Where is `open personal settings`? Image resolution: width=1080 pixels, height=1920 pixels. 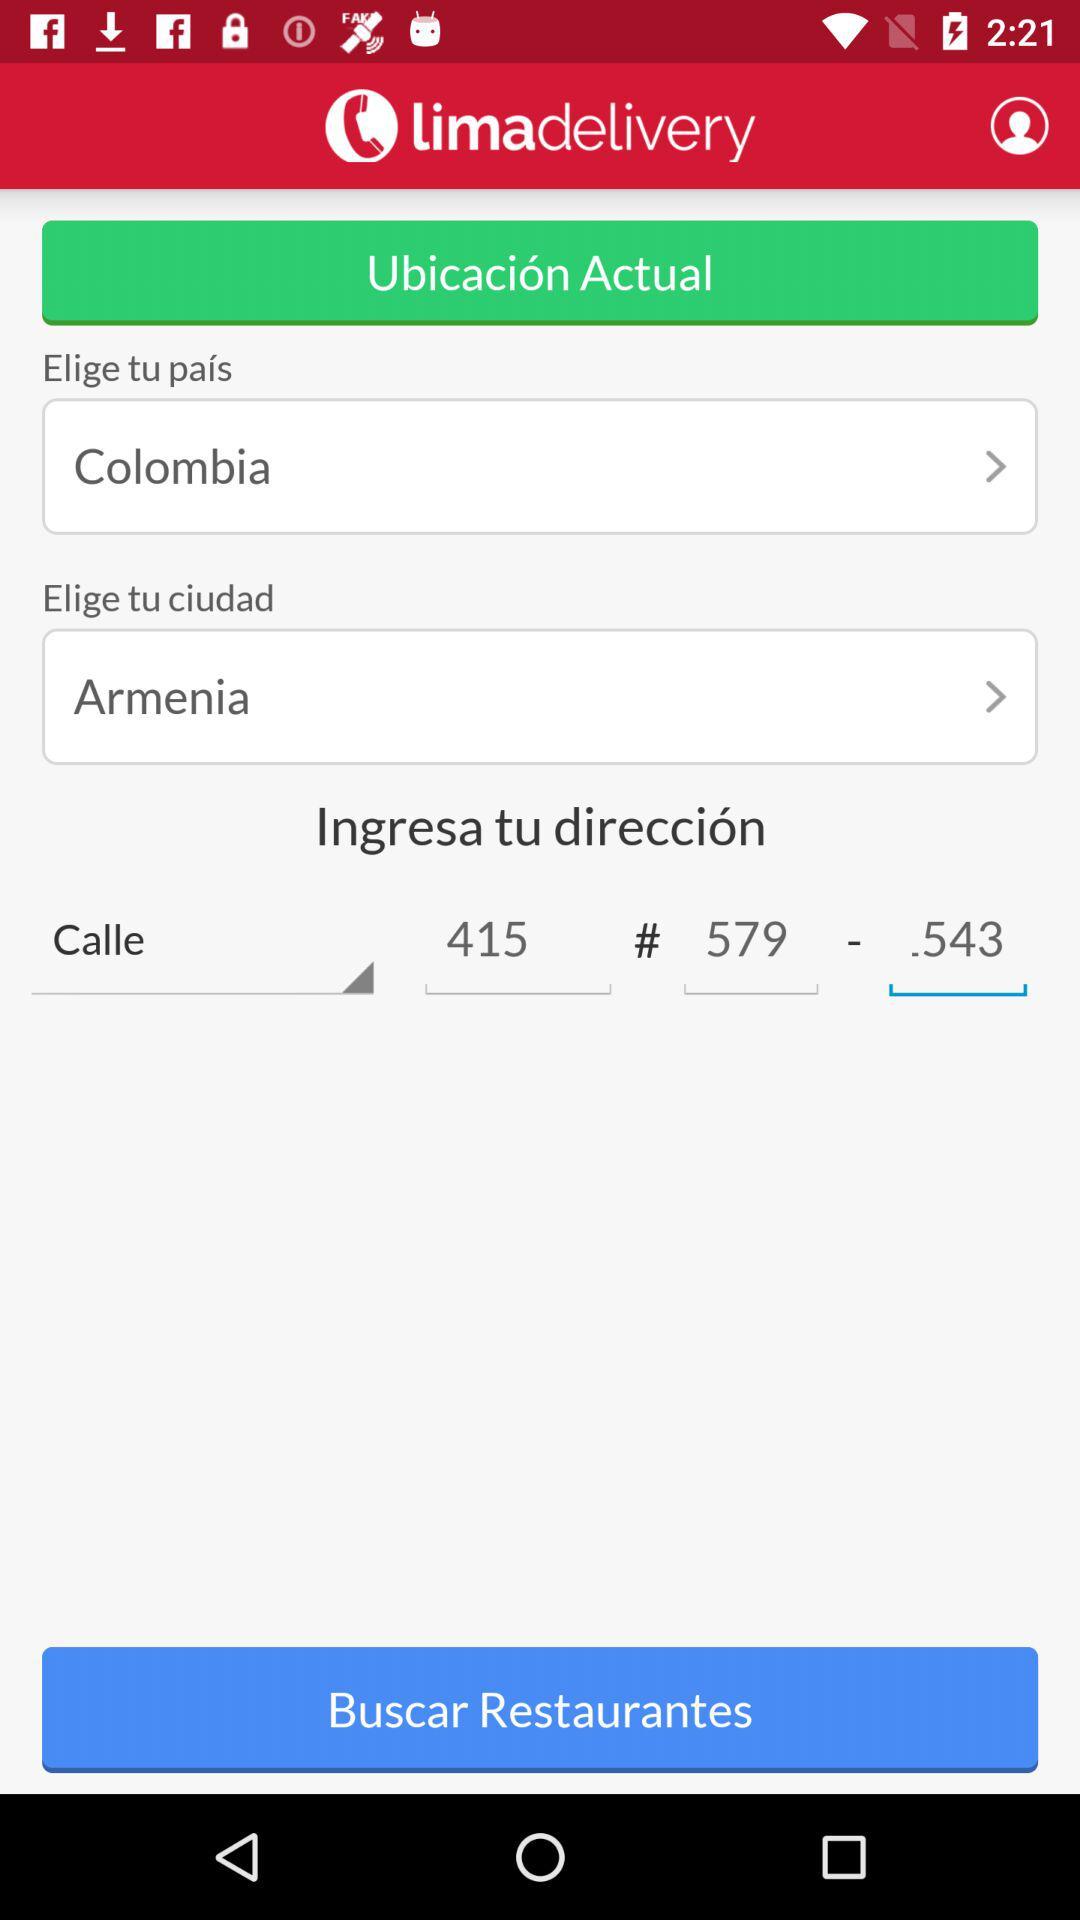 open personal settings is located at coordinates (1019, 124).